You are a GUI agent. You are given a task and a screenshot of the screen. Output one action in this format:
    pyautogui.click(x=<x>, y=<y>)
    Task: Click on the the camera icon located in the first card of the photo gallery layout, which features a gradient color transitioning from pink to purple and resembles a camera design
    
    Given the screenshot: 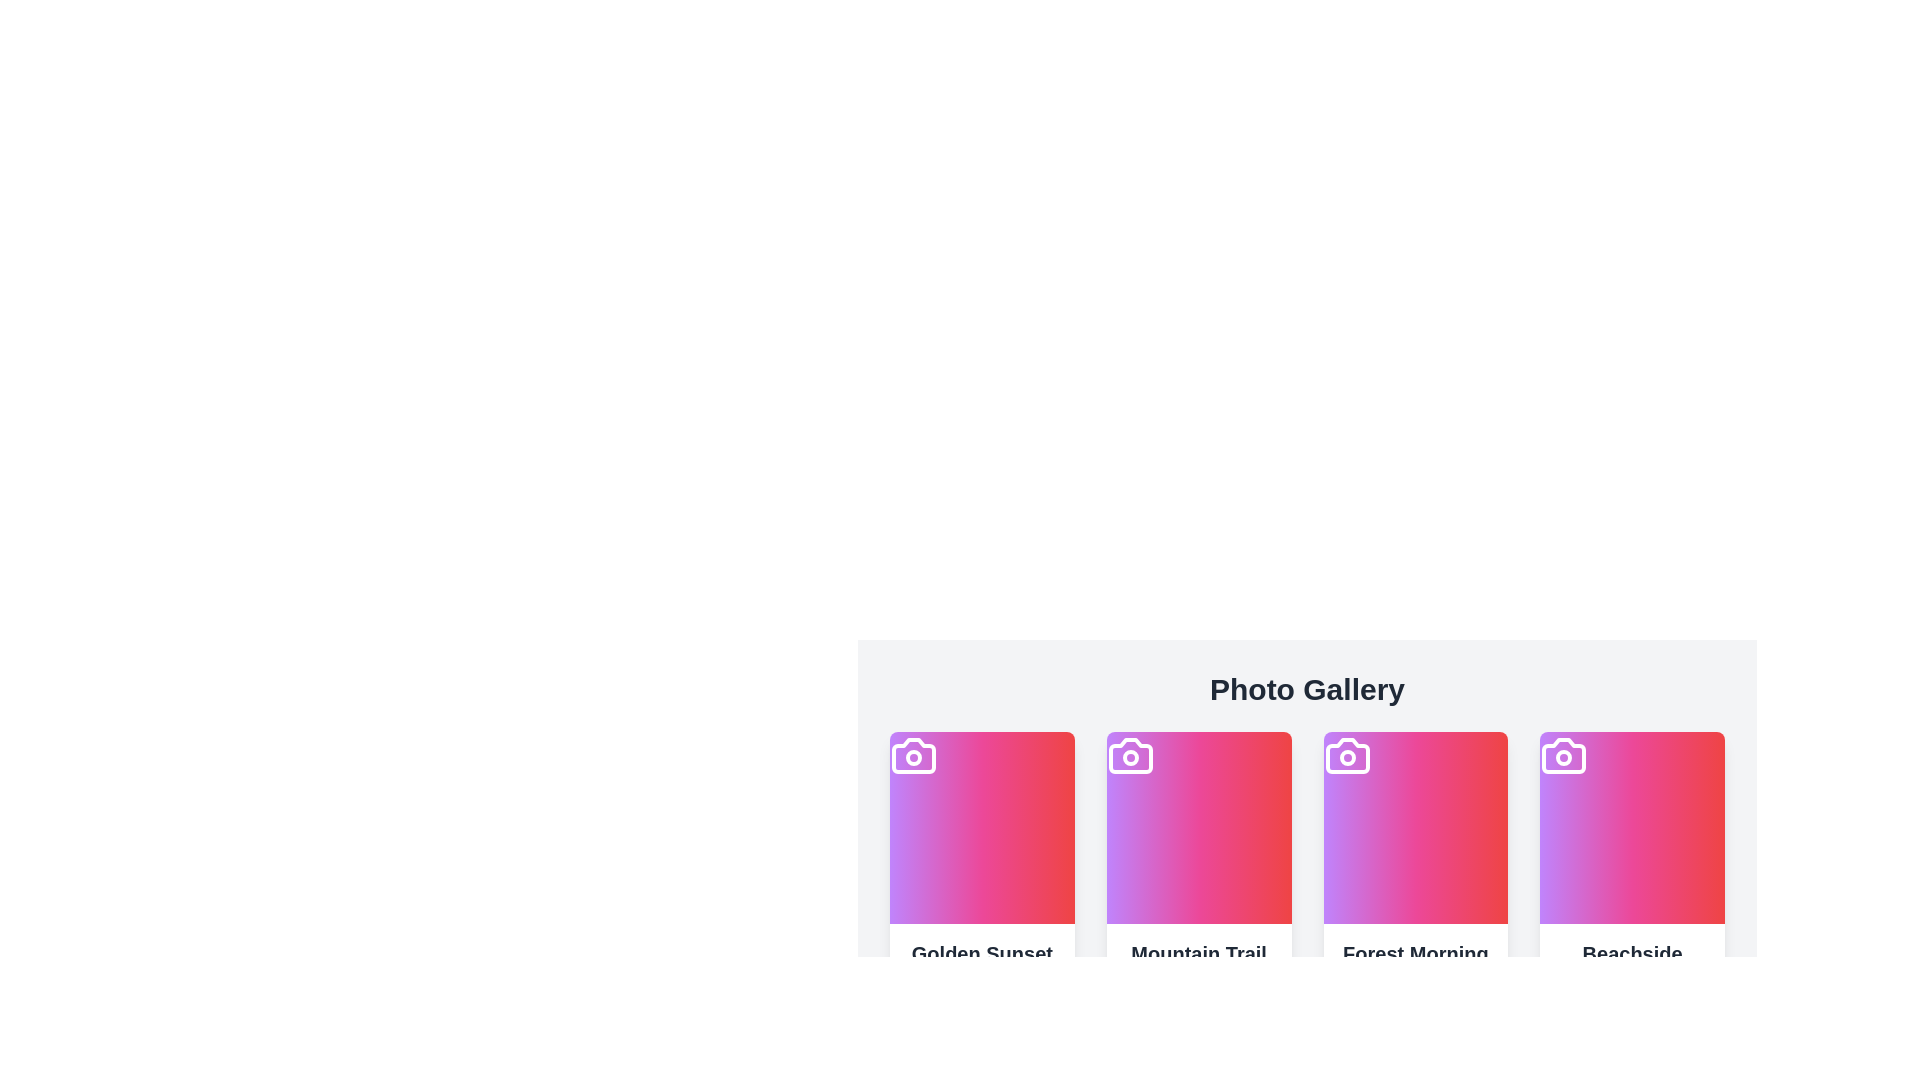 What is the action you would take?
    pyautogui.click(x=912, y=756)
    